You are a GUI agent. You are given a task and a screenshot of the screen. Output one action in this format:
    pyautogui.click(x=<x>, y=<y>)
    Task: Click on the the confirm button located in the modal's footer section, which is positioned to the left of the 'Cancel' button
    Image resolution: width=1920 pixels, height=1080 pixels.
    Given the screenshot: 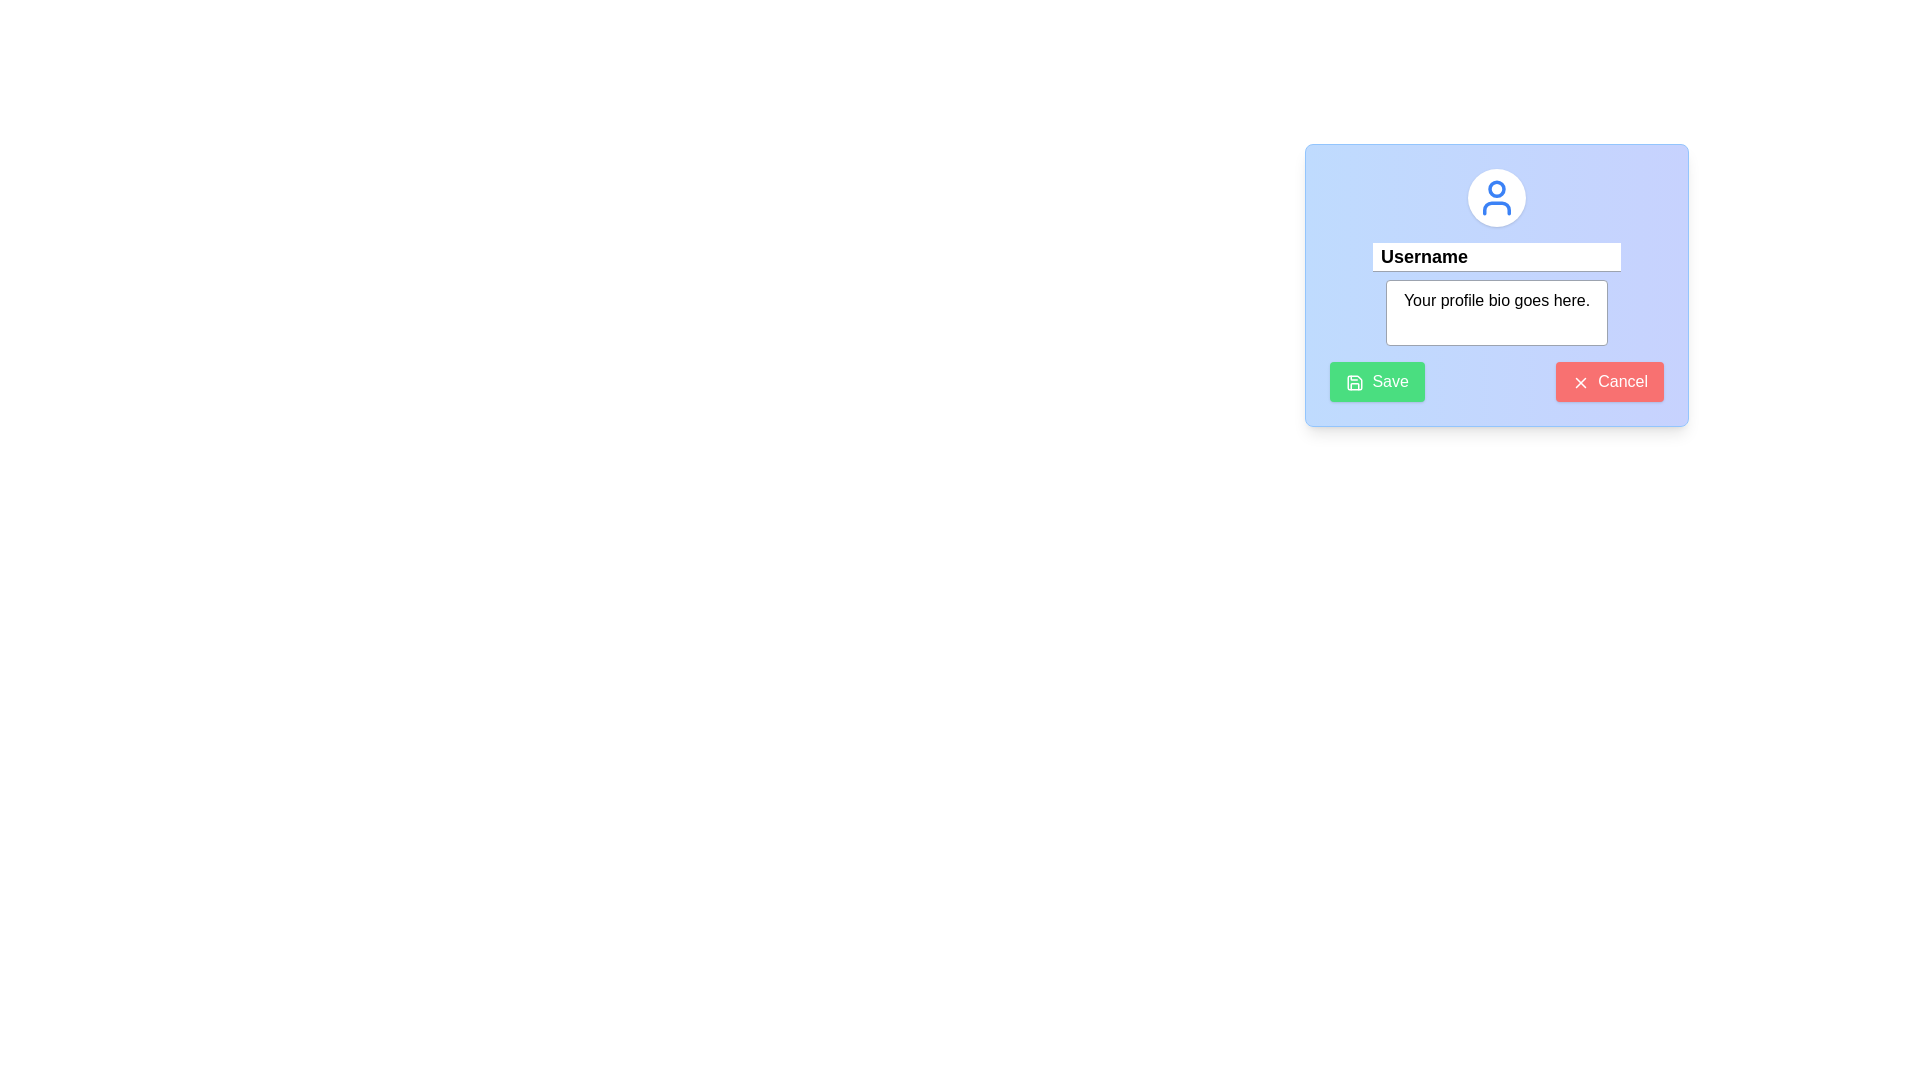 What is the action you would take?
    pyautogui.click(x=1376, y=381)
    